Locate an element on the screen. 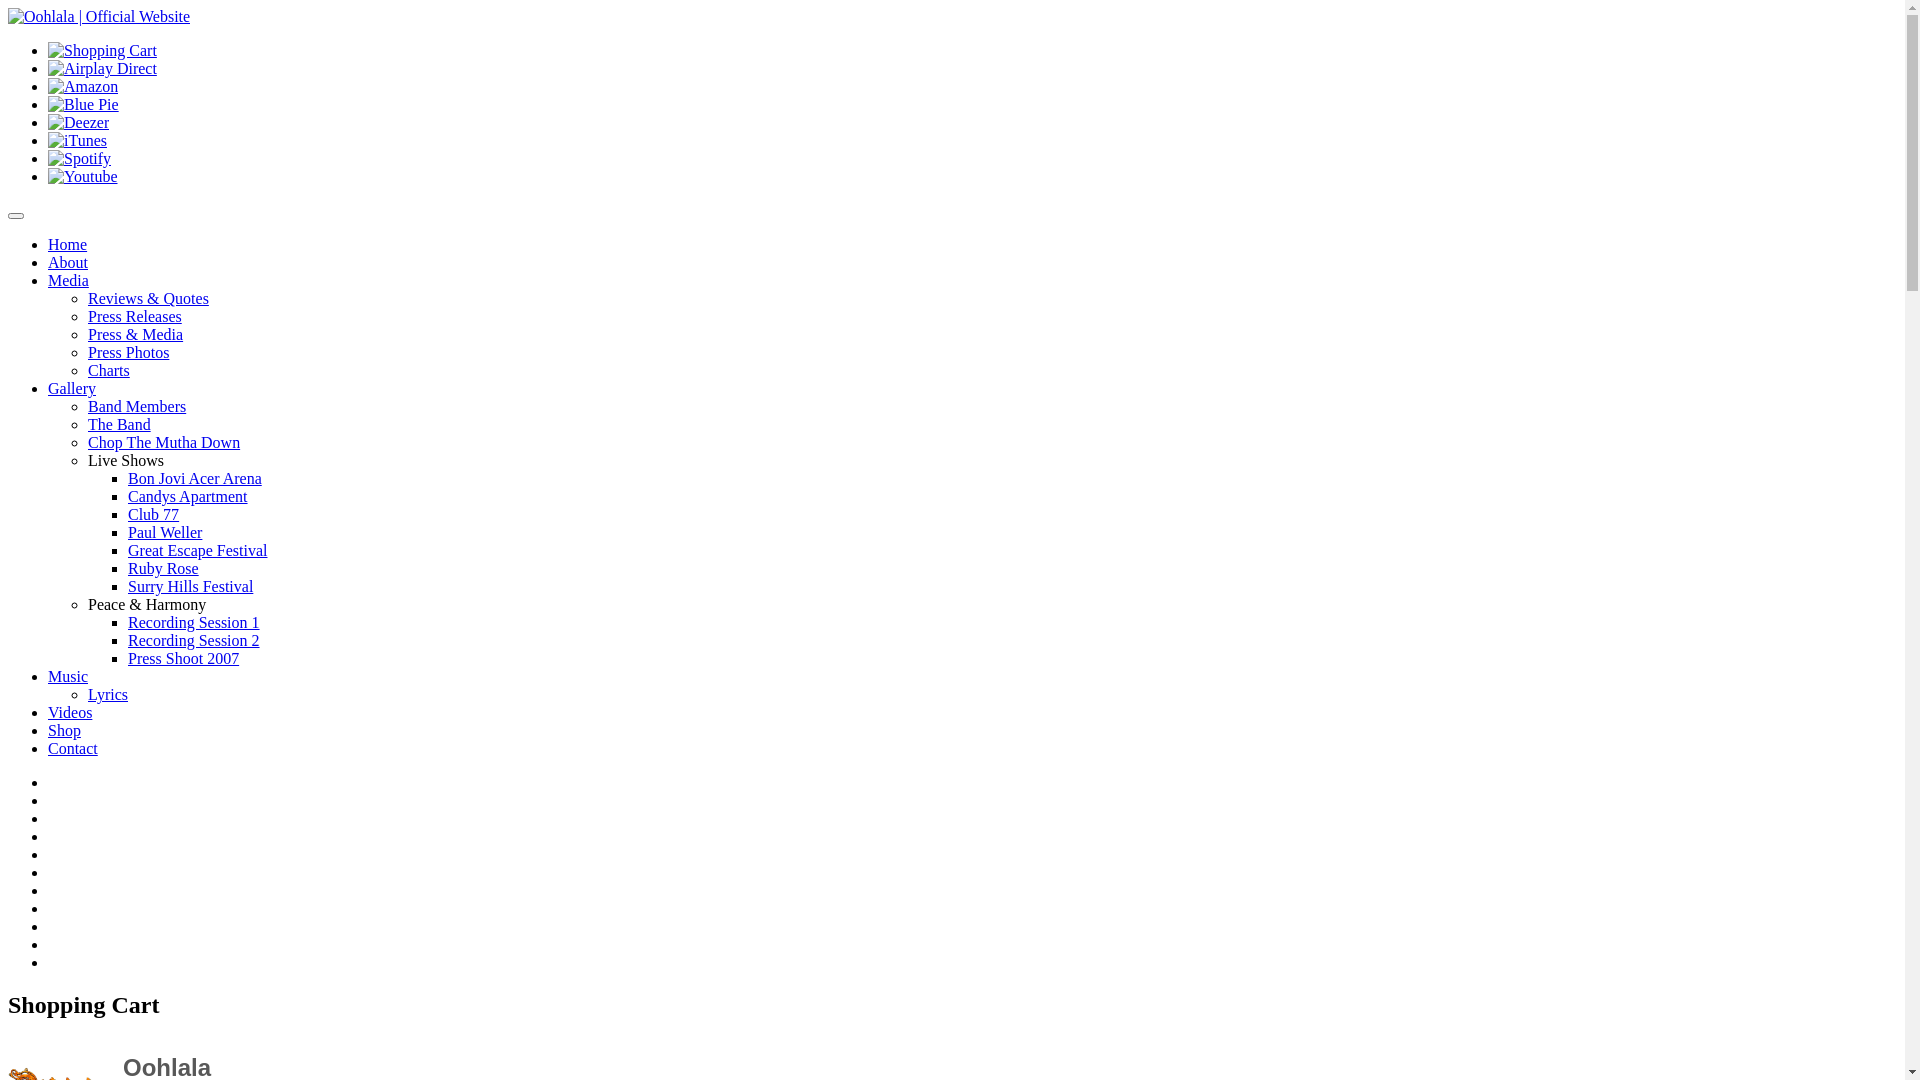 Image resolution: width=1920 pixels, height=1080 pixels. 'The Band' is located at coordinates (118, 423).